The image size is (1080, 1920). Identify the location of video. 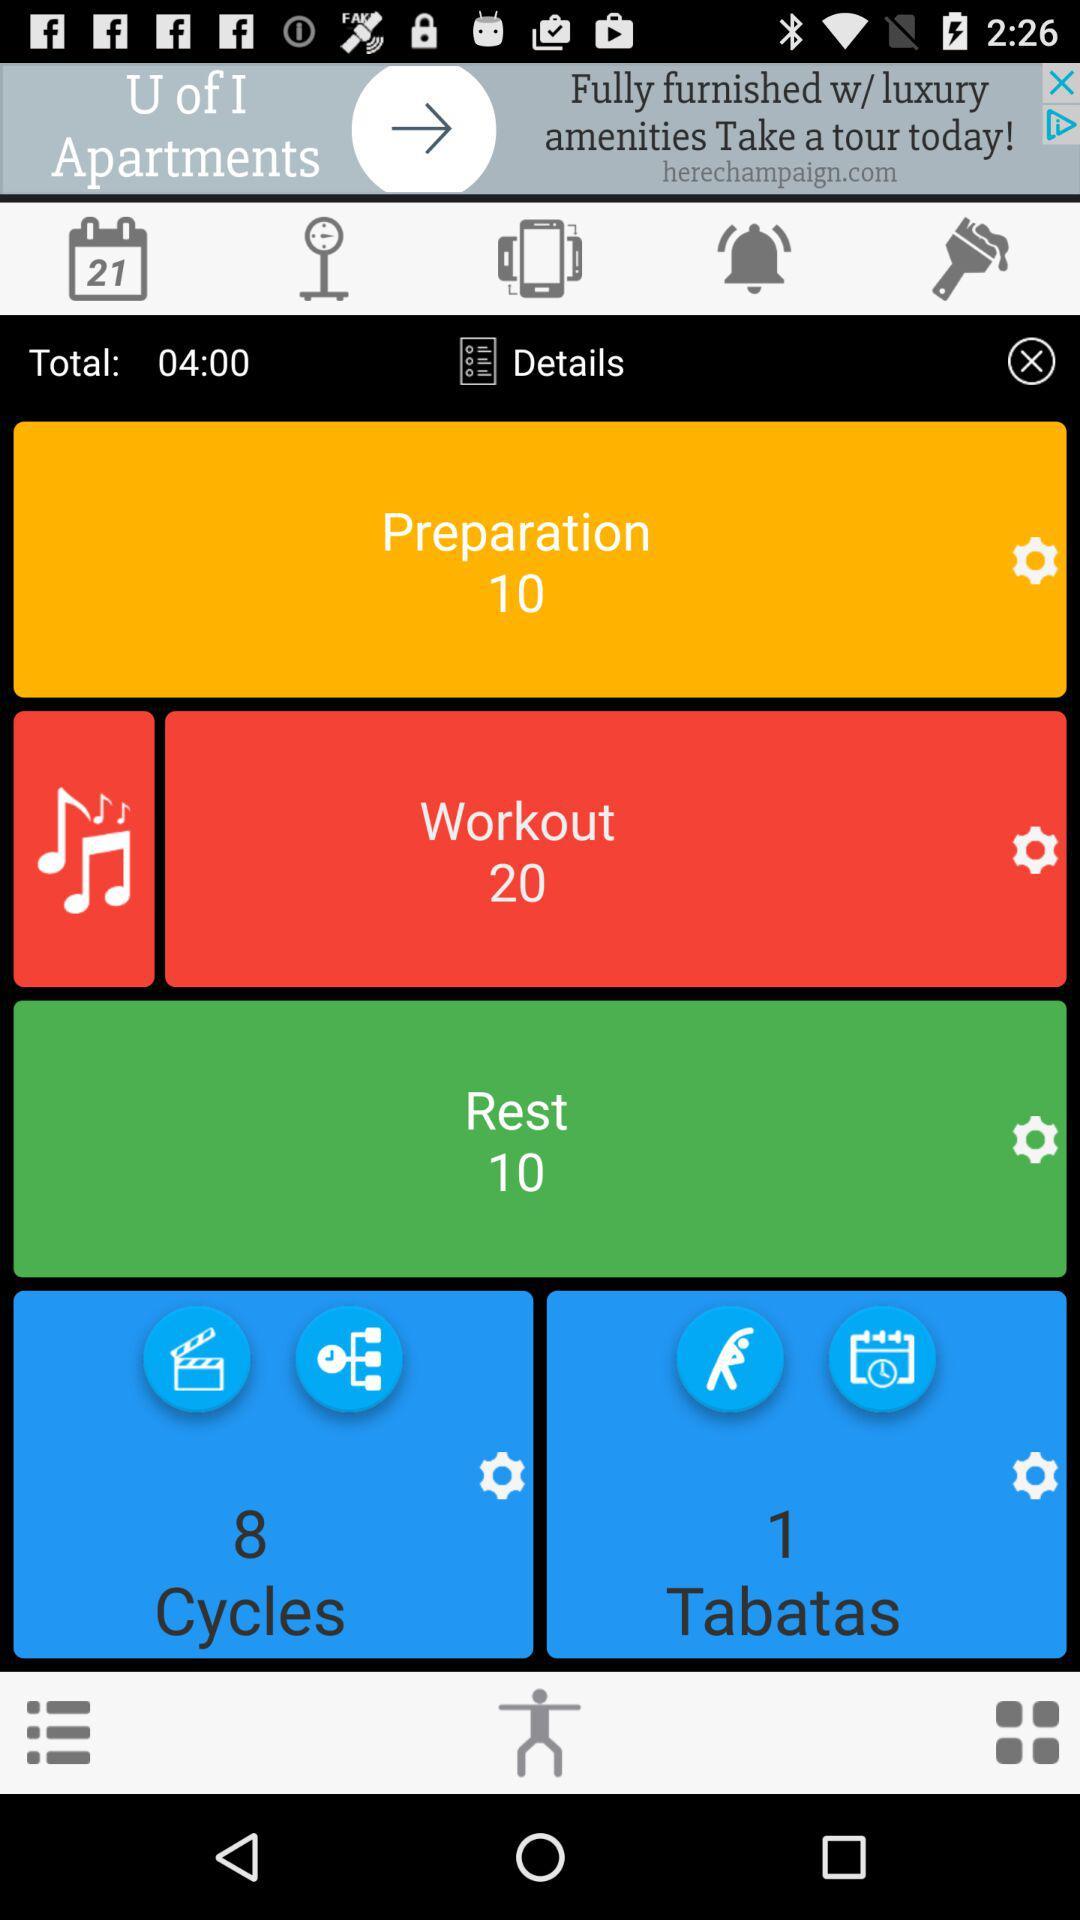
(196, 1365).